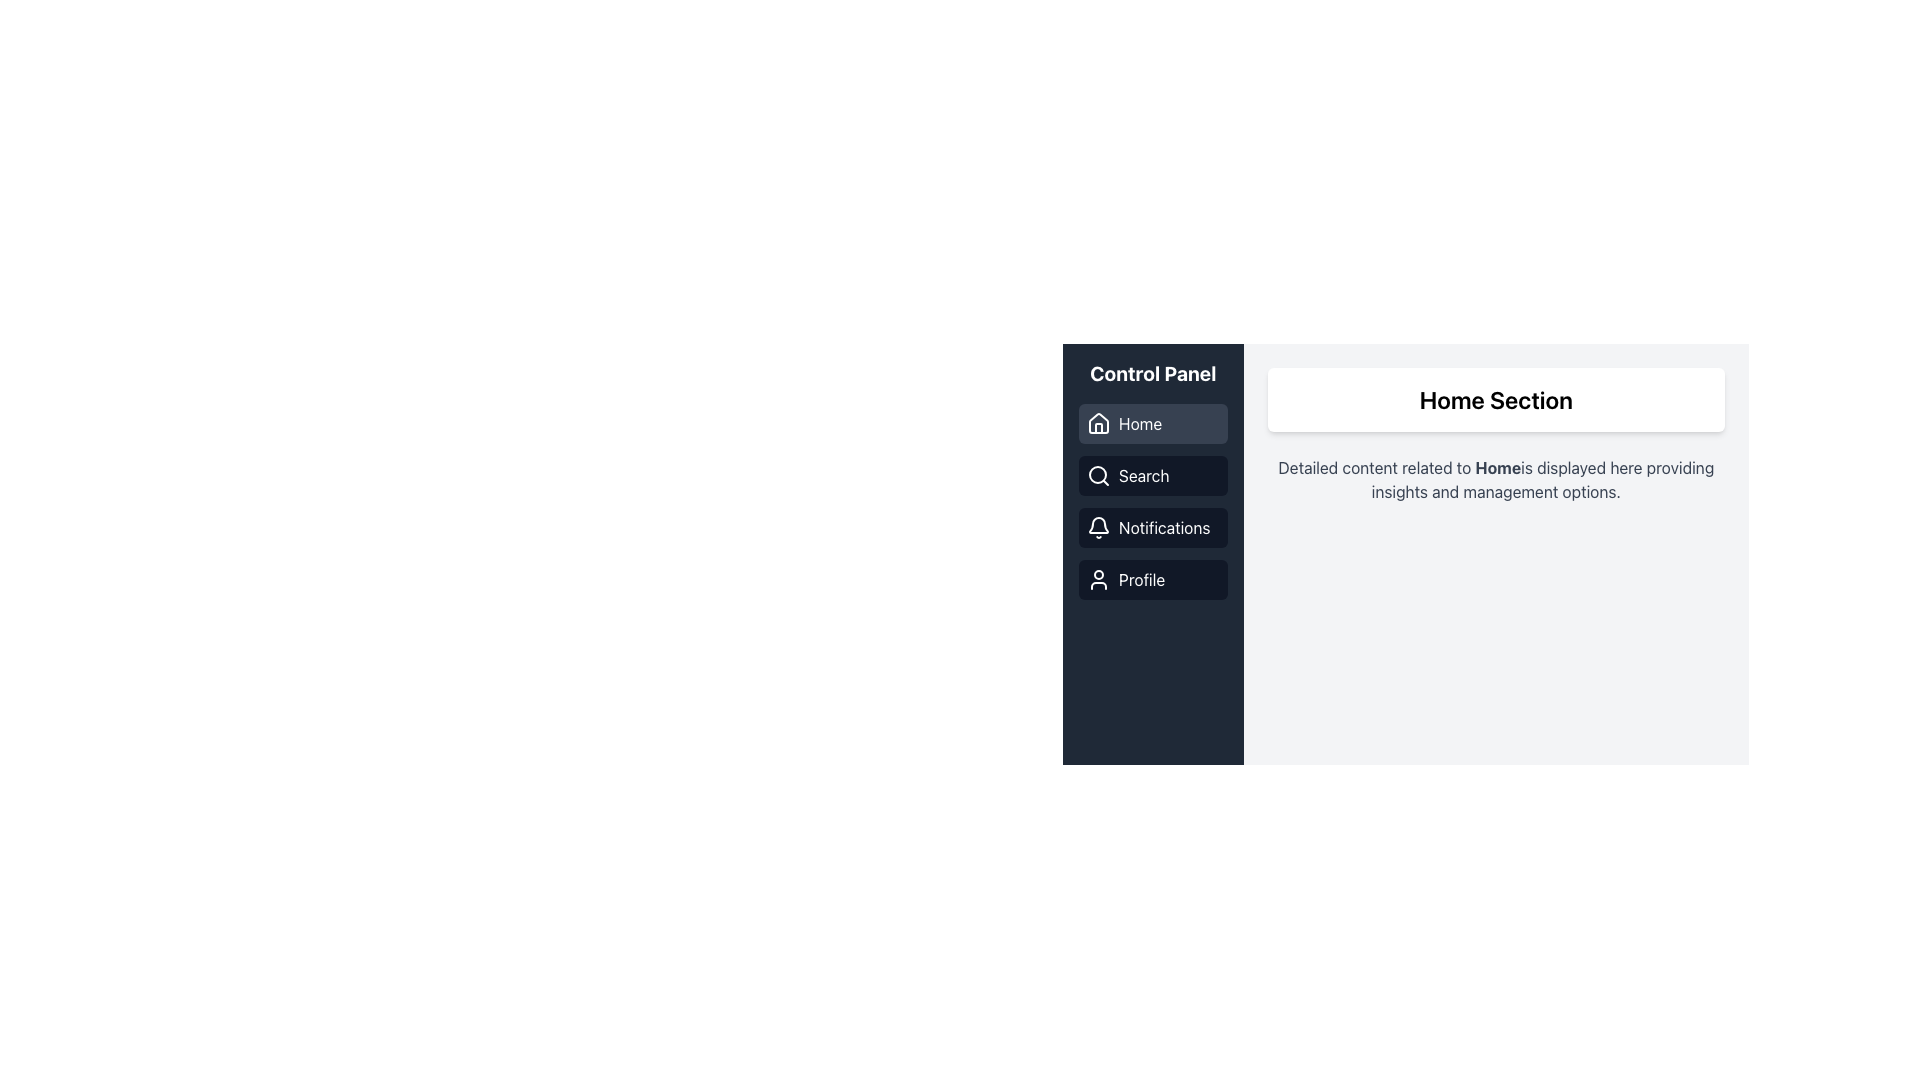 This screenshot has width=1920, height=1080. Describe the element at coordinates (1153, 423) in the screenshot. I see `the 'Home' Navigation button, which displays a house icon and white text on a dark rectangular background` at that location.